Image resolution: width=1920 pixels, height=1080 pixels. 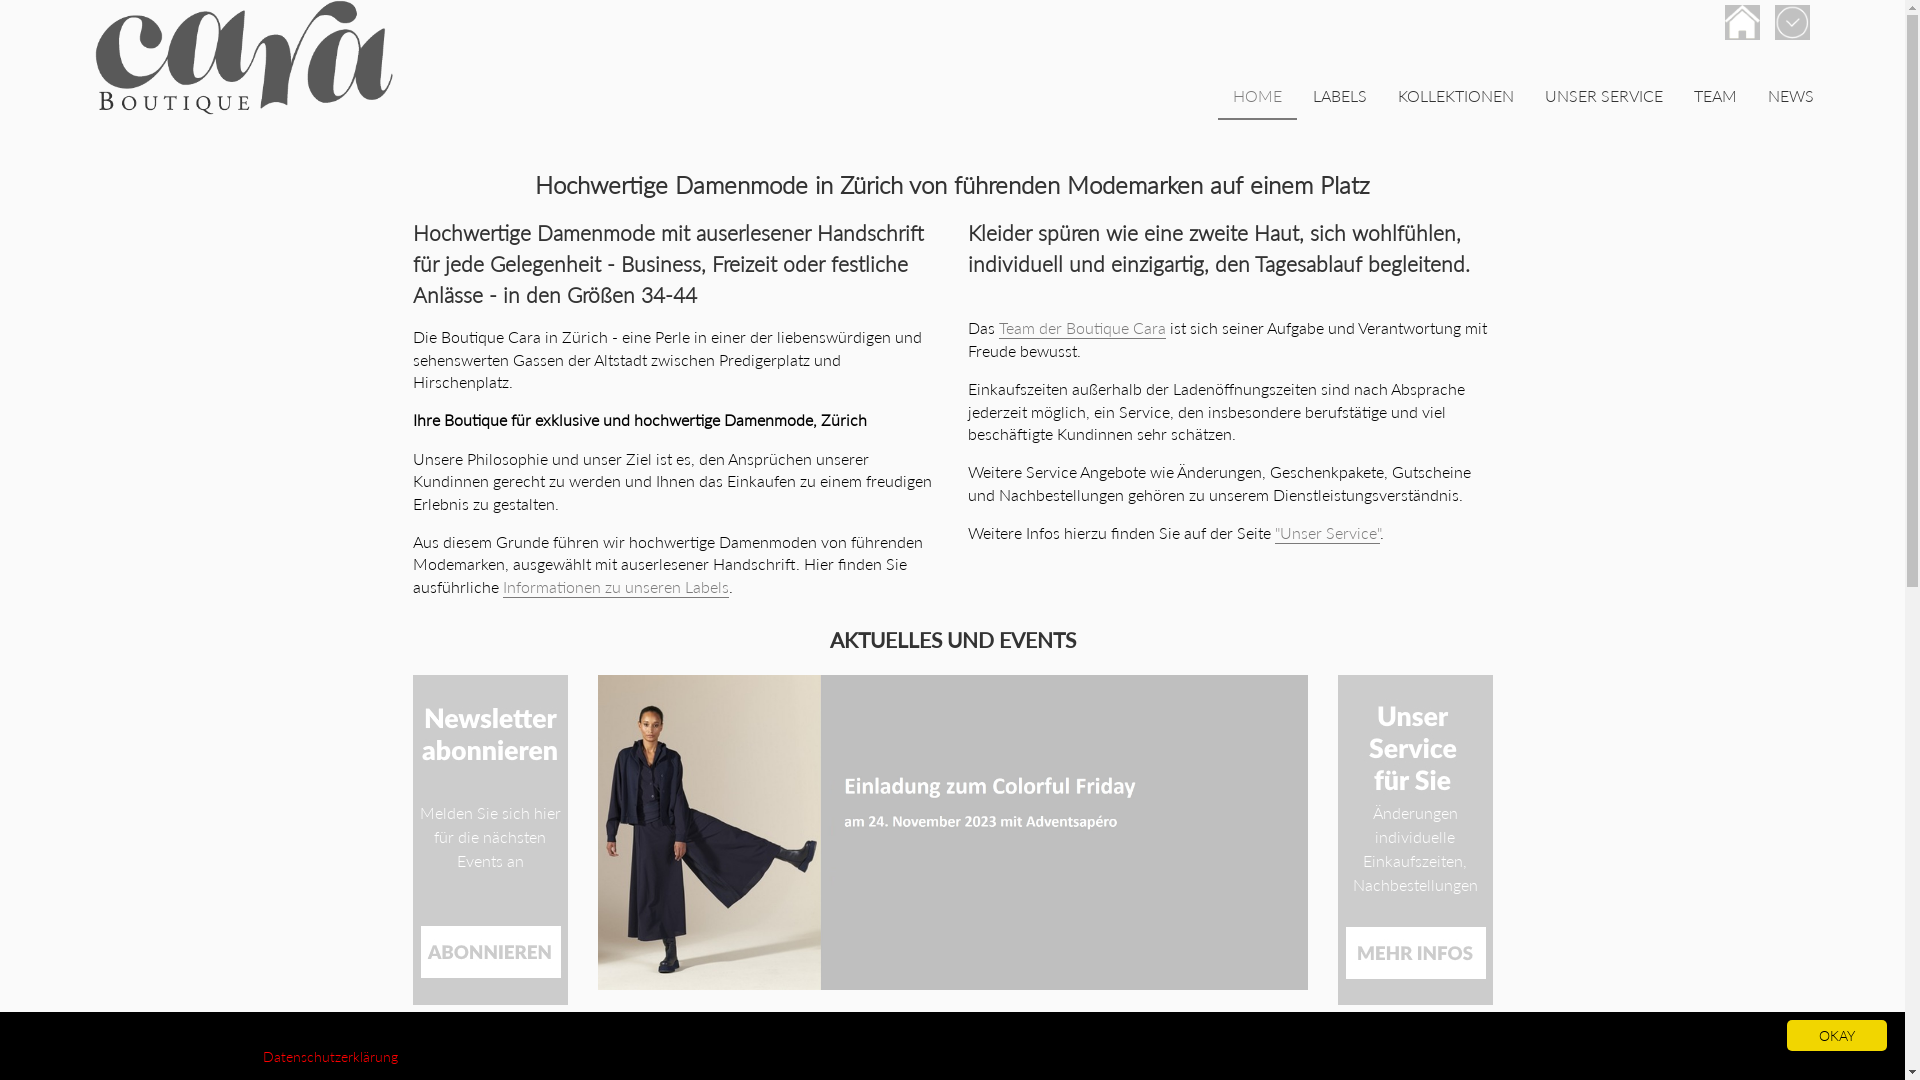 I want to click on 'HOME', so click(x=1256, y=97).